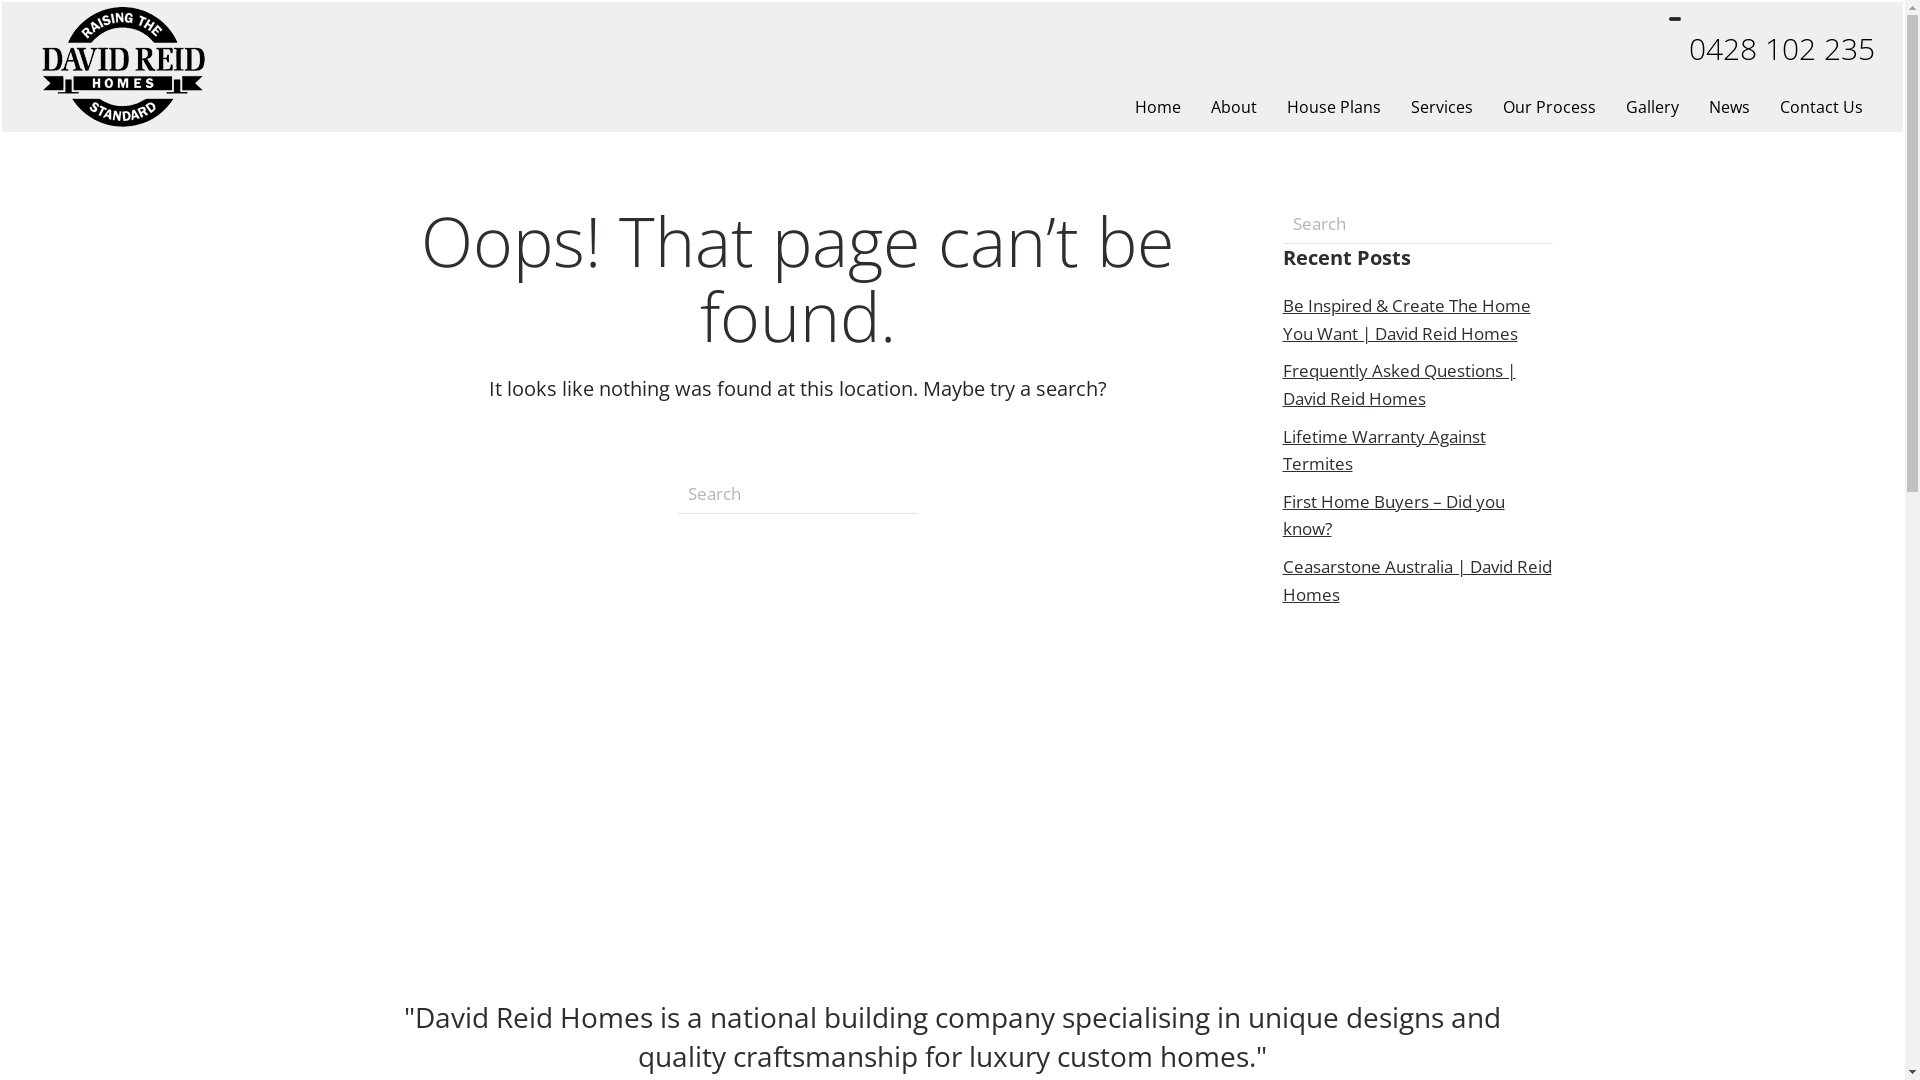 This screenshot has height=1080, width=1920. I want to click on 'Services', so click(1441, 107).